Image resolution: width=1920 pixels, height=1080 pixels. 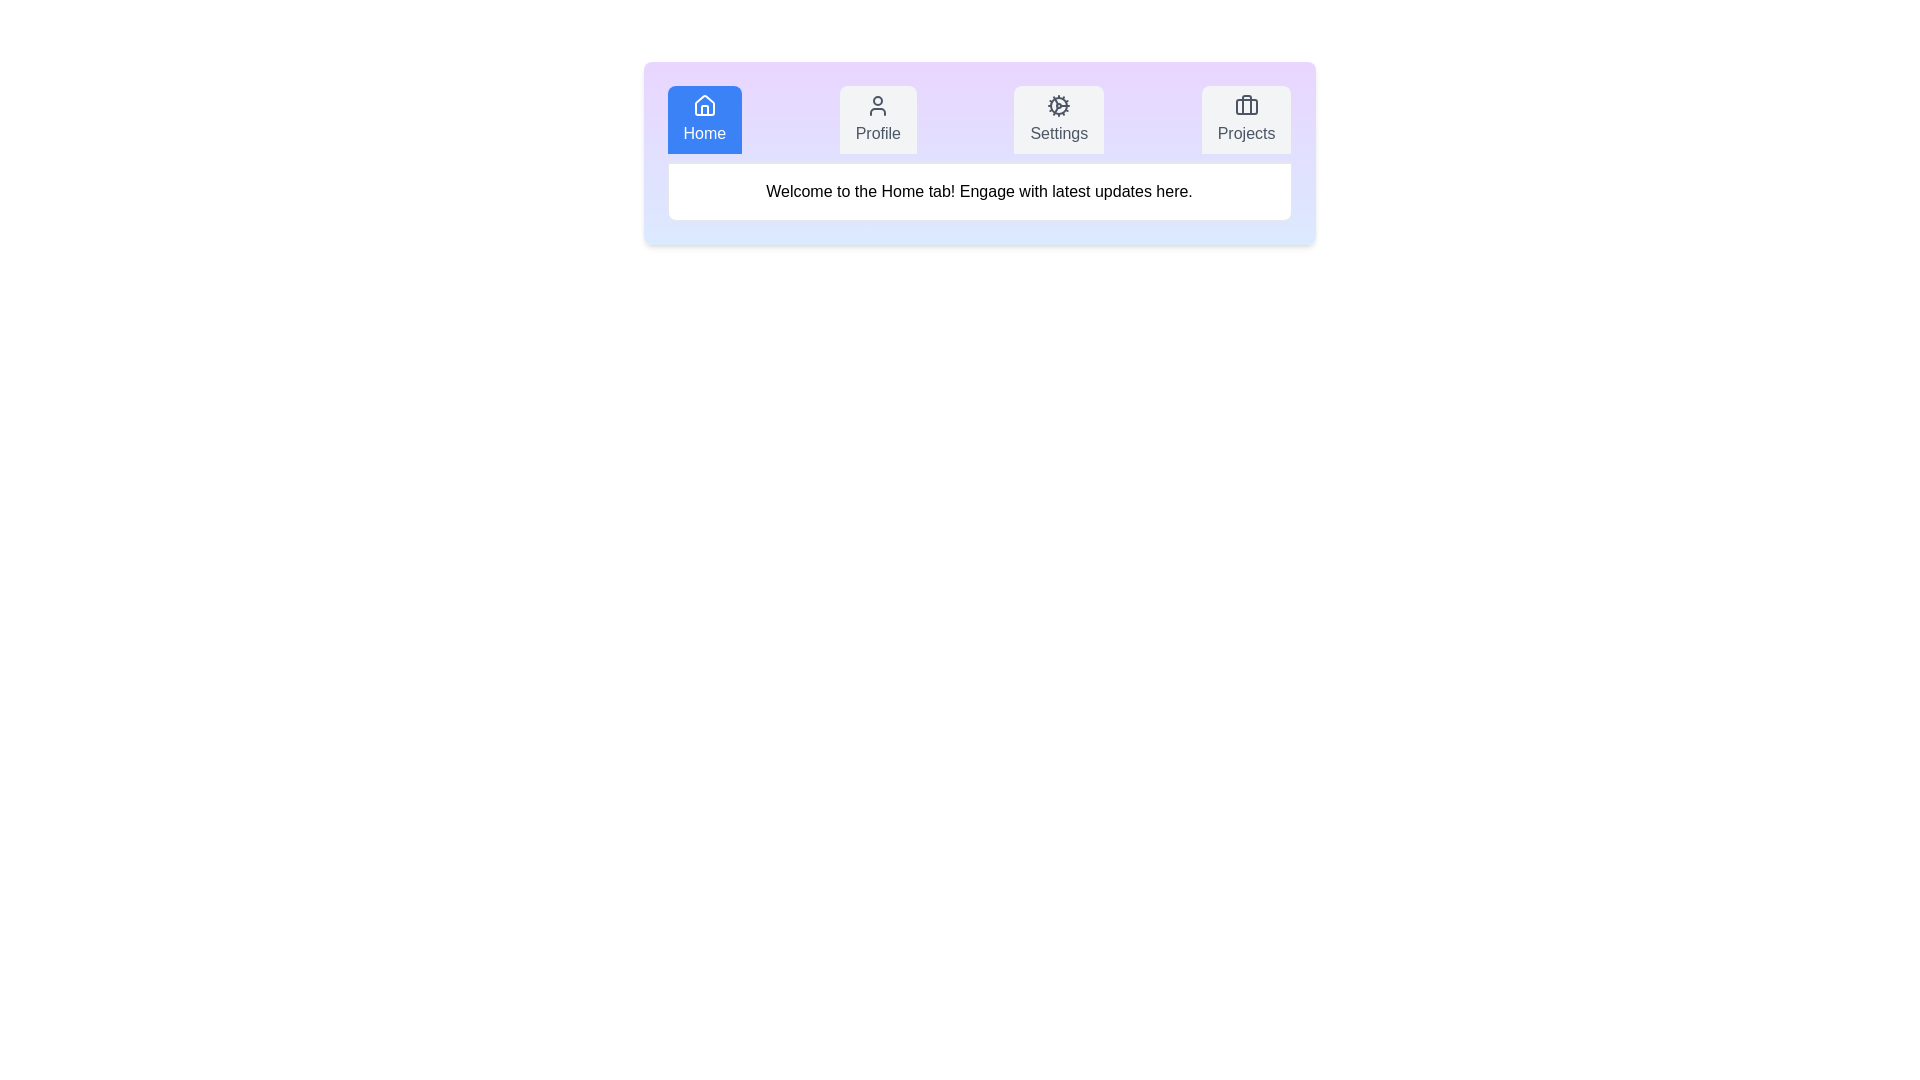 I want to click on the circular cogwheel design element within the 'Settings' tab of the navigation bar, so click(x=1058, y=105).